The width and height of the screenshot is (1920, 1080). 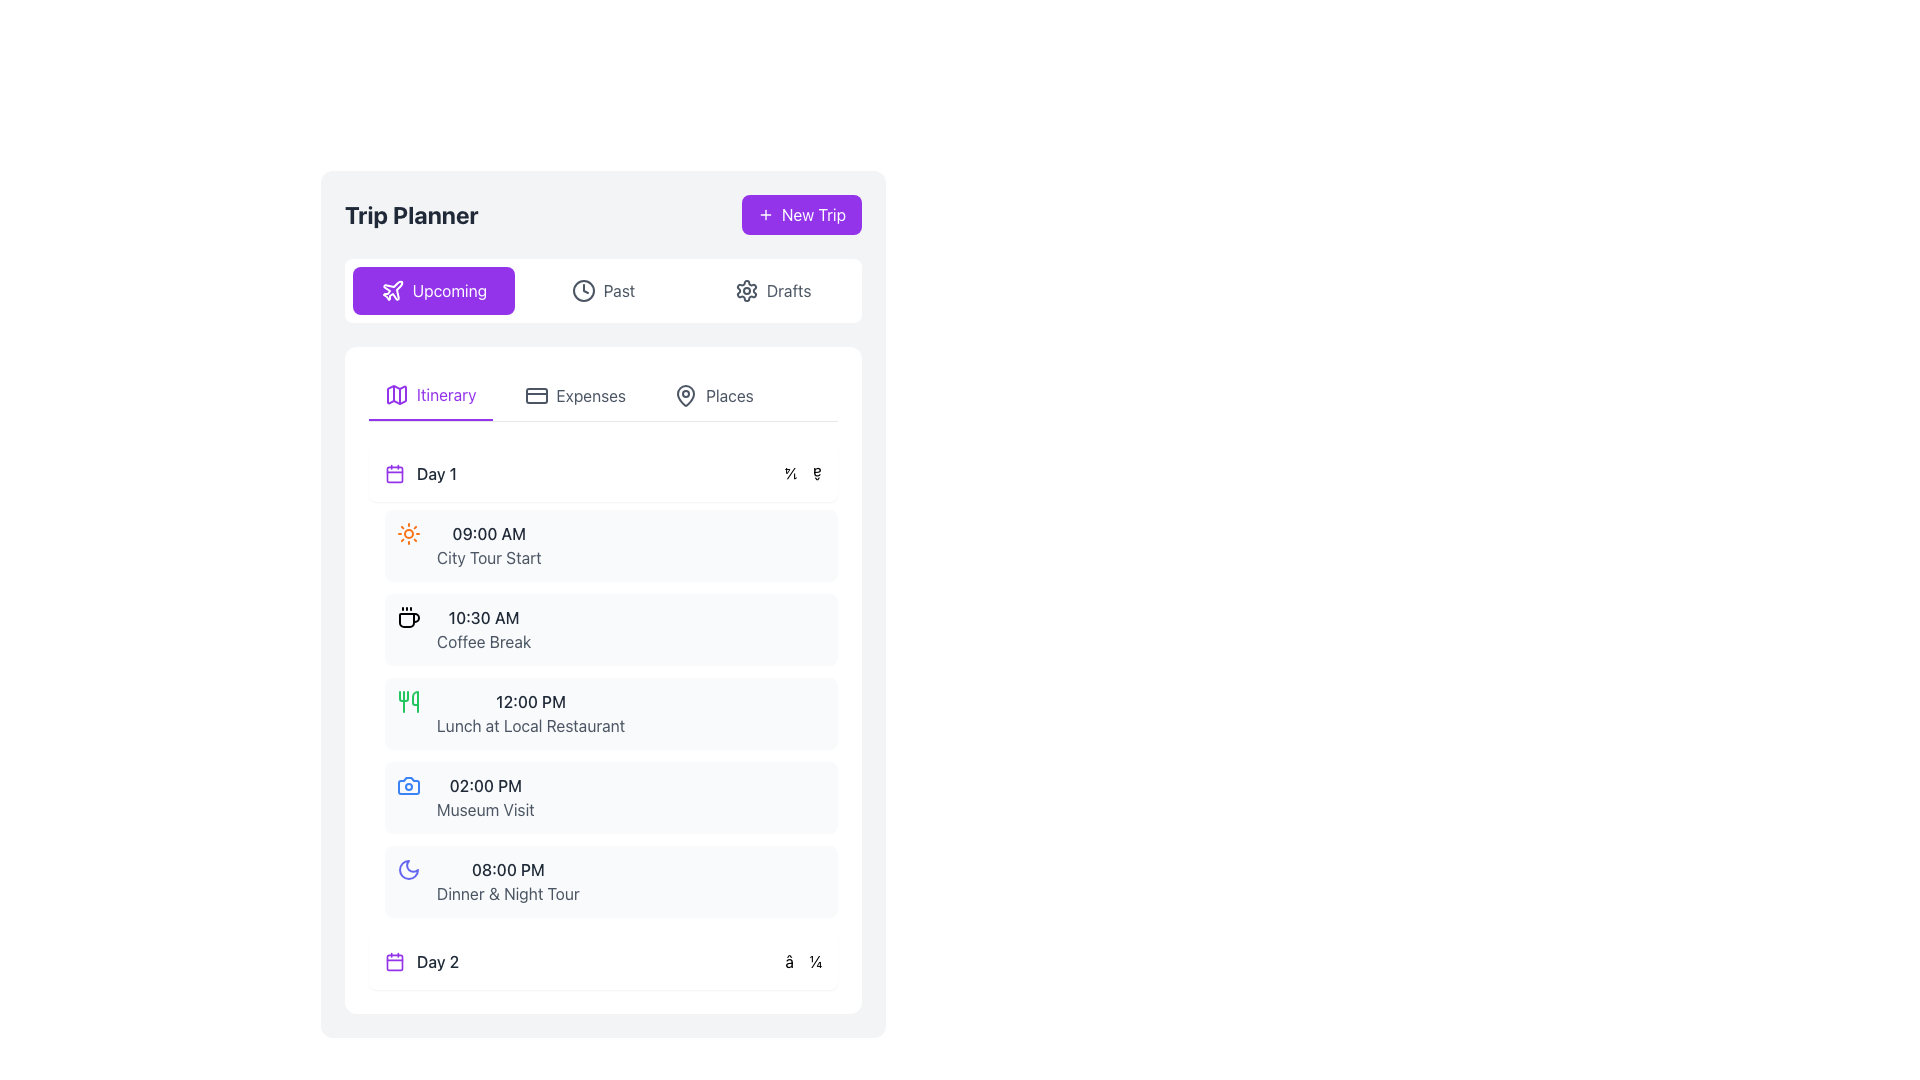 I want to click on the header or label for Day 2 in the Trip Planner panel under the Upcoming tab, so click(x=421, y=960).